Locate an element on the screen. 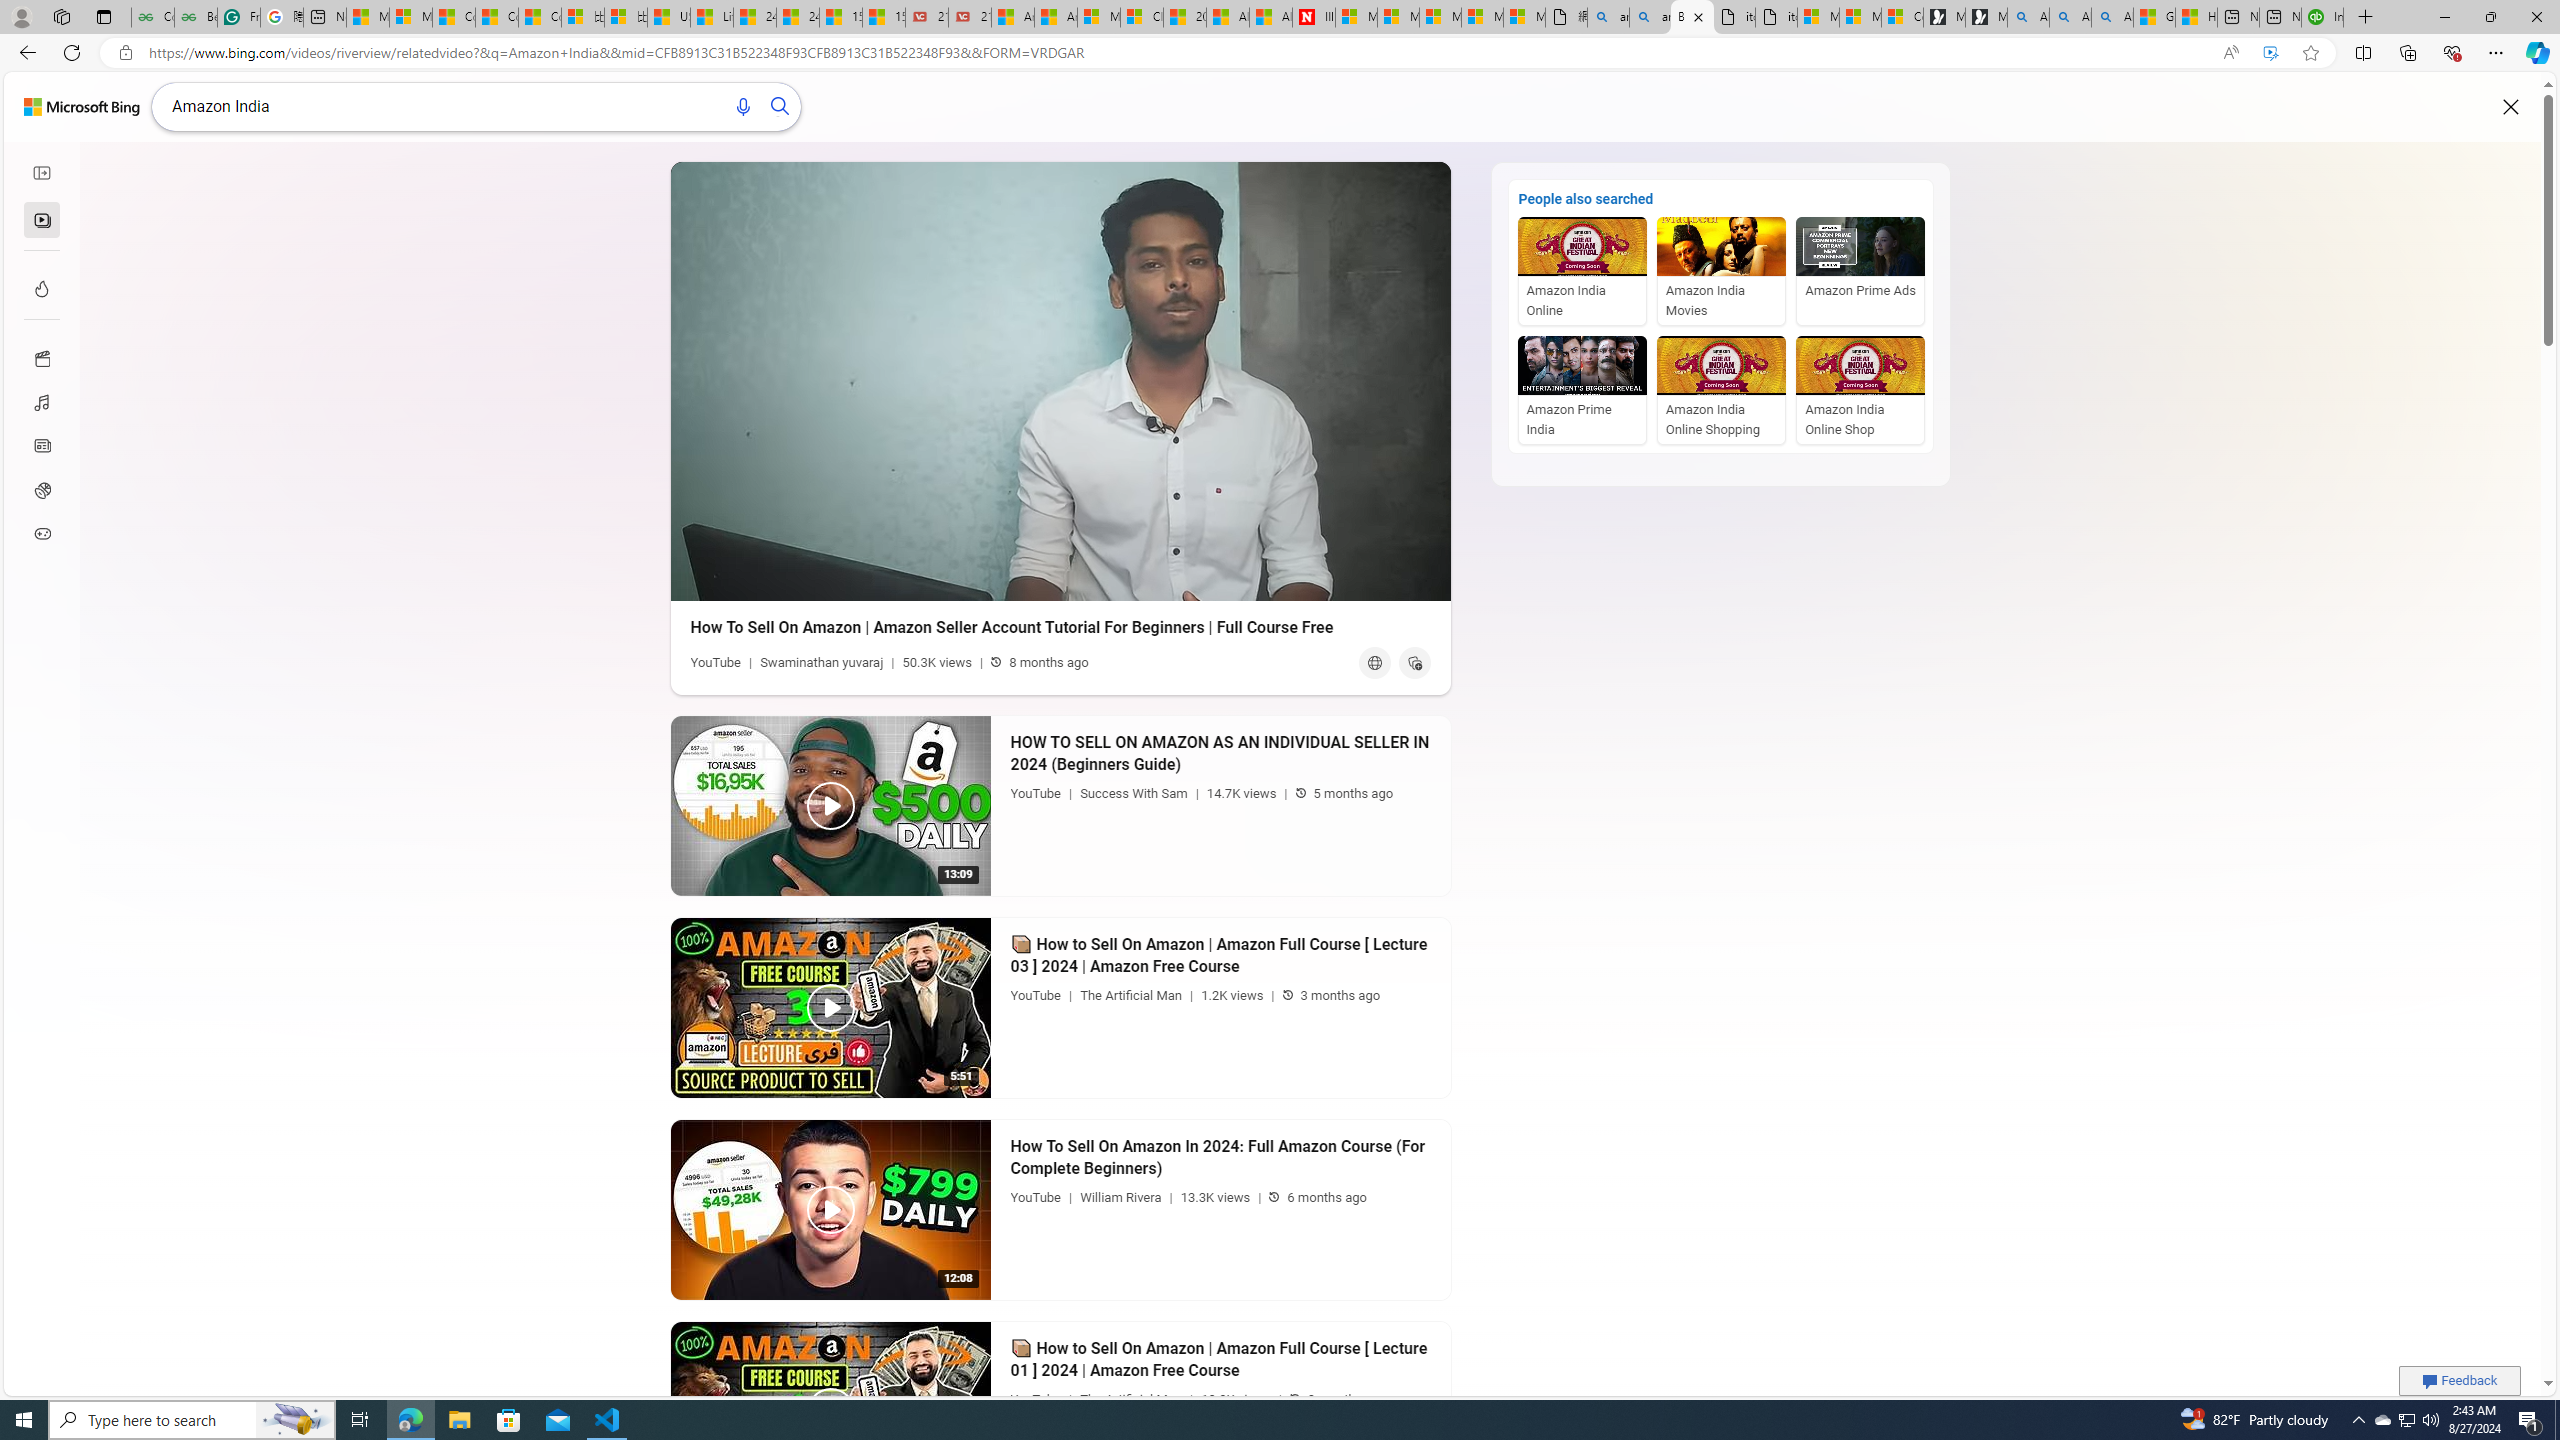  'Intuit QuickBooks Online - Quickbooks' is located at coordinates (2323, 16).